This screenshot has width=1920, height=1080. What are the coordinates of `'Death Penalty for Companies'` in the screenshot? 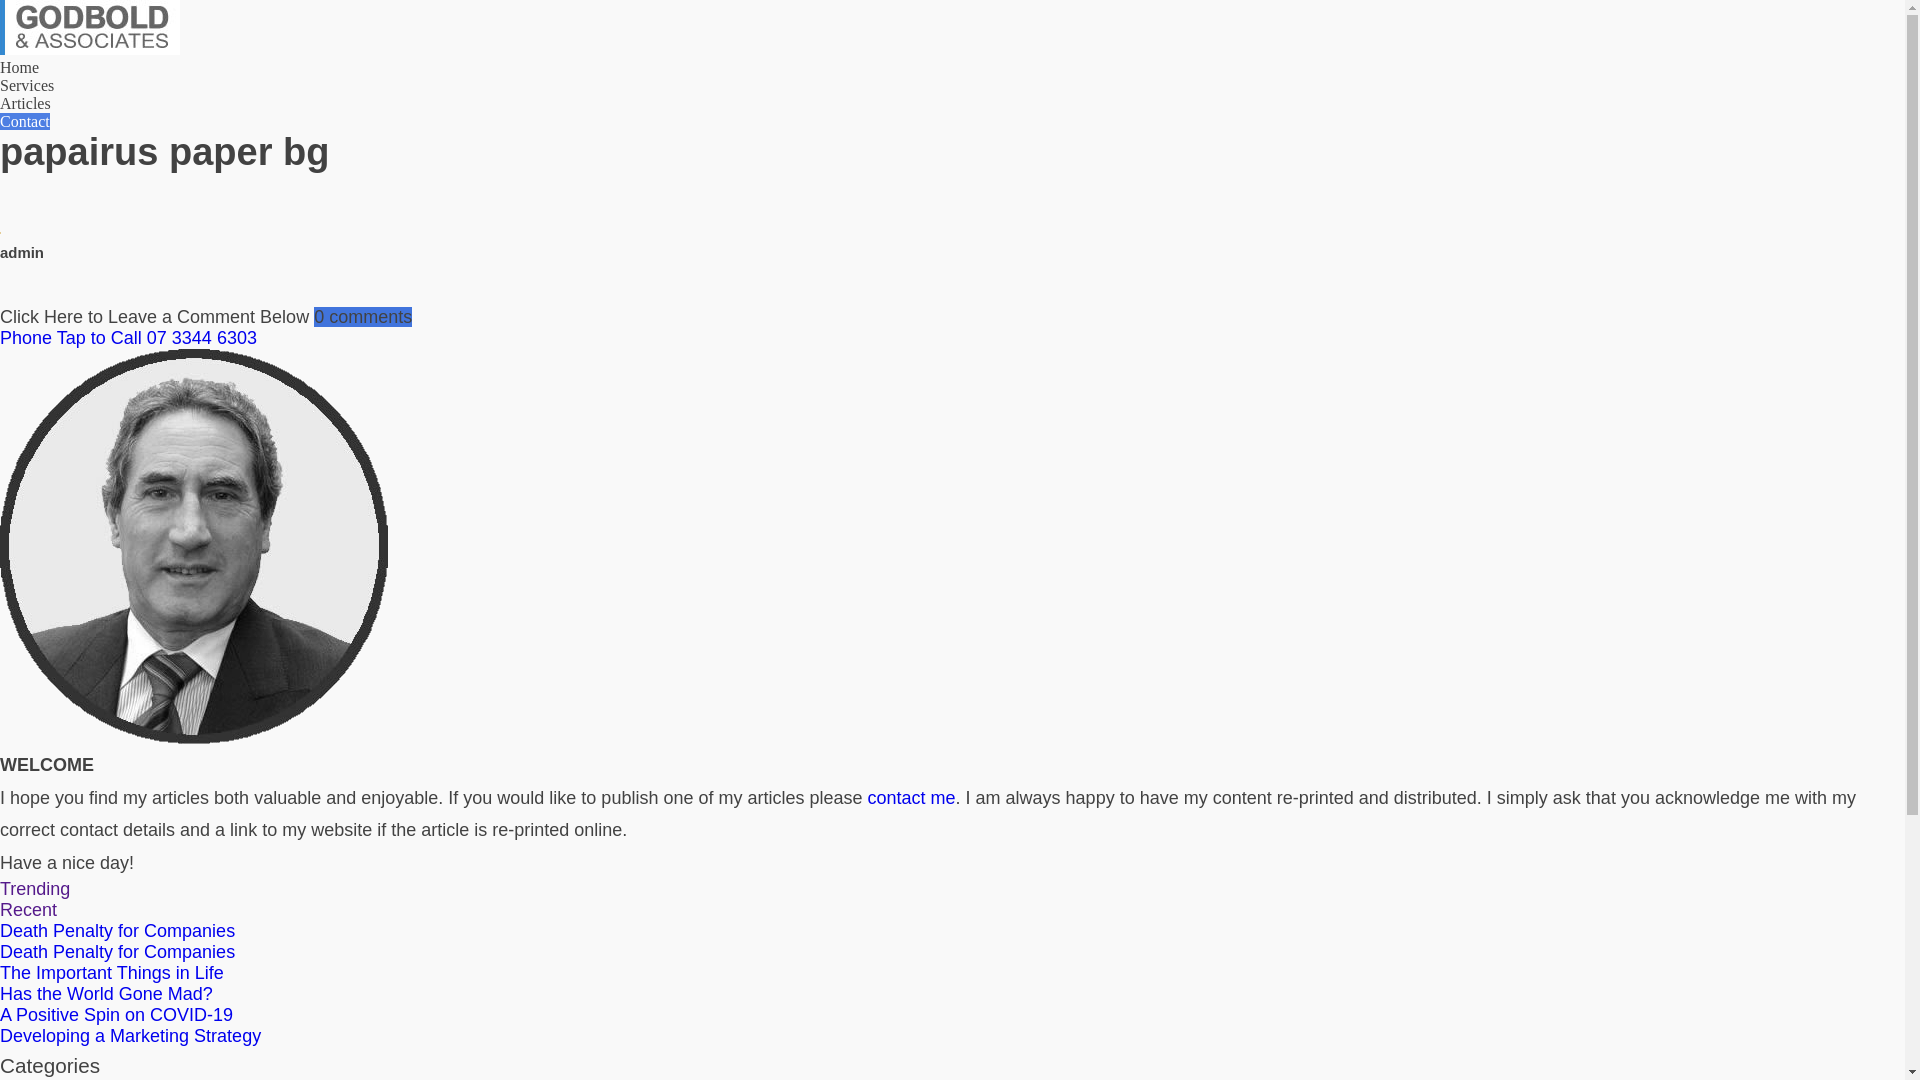 It's located at (116, 930).